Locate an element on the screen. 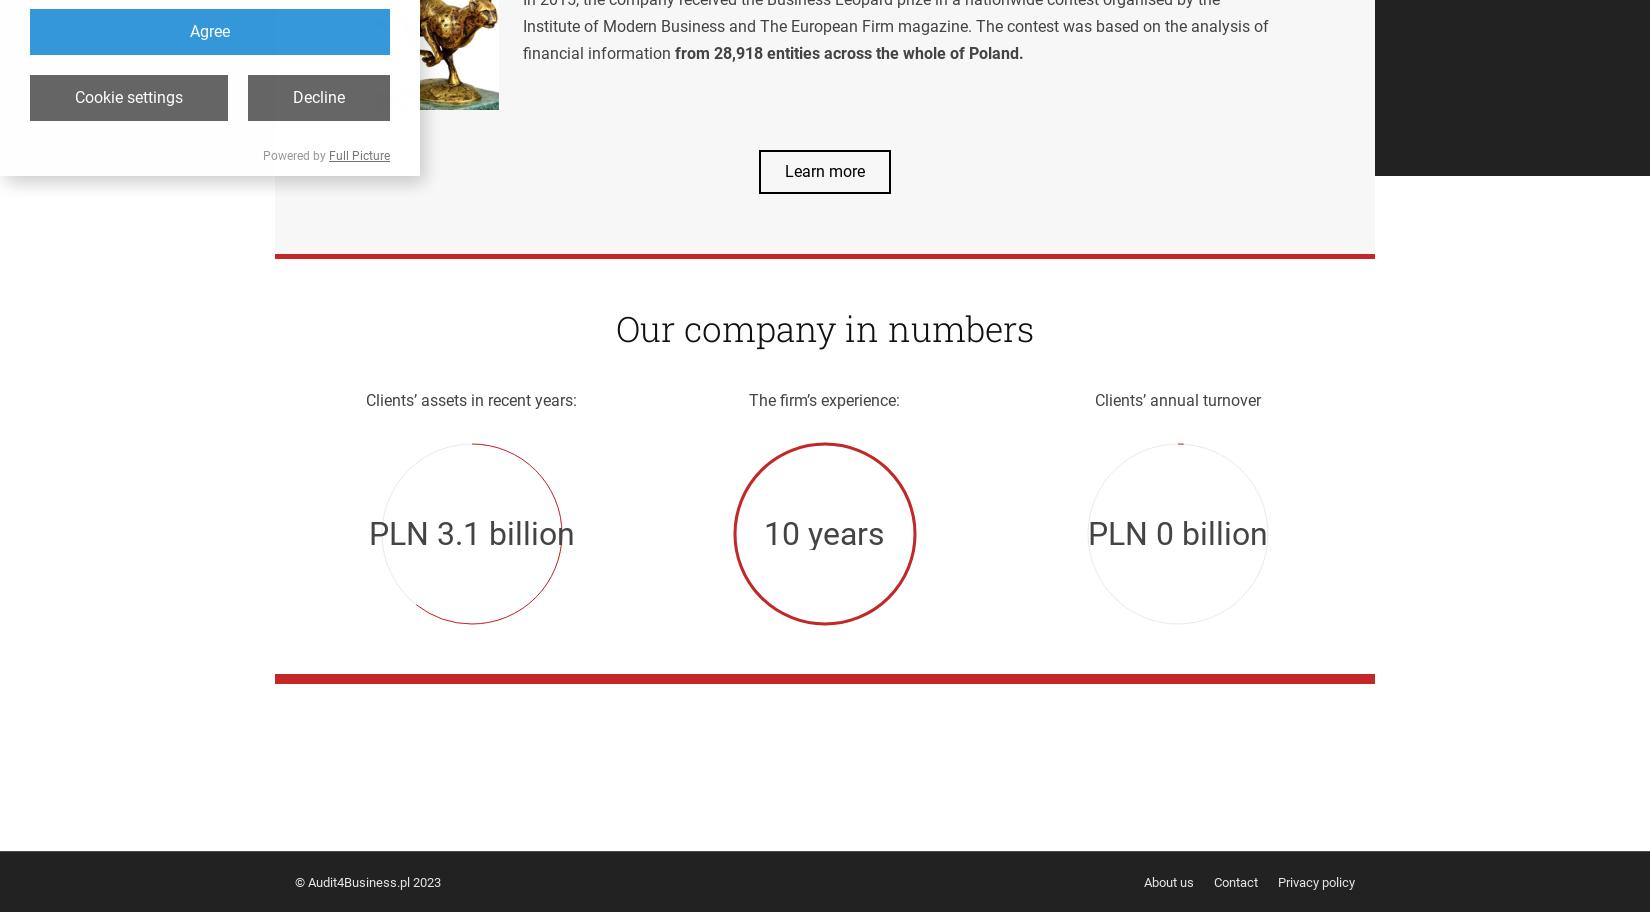 Image resolution: width=1650 pixels, height=912 pixels. 'Złote Tarasy' is located at coordinates (388, 736).